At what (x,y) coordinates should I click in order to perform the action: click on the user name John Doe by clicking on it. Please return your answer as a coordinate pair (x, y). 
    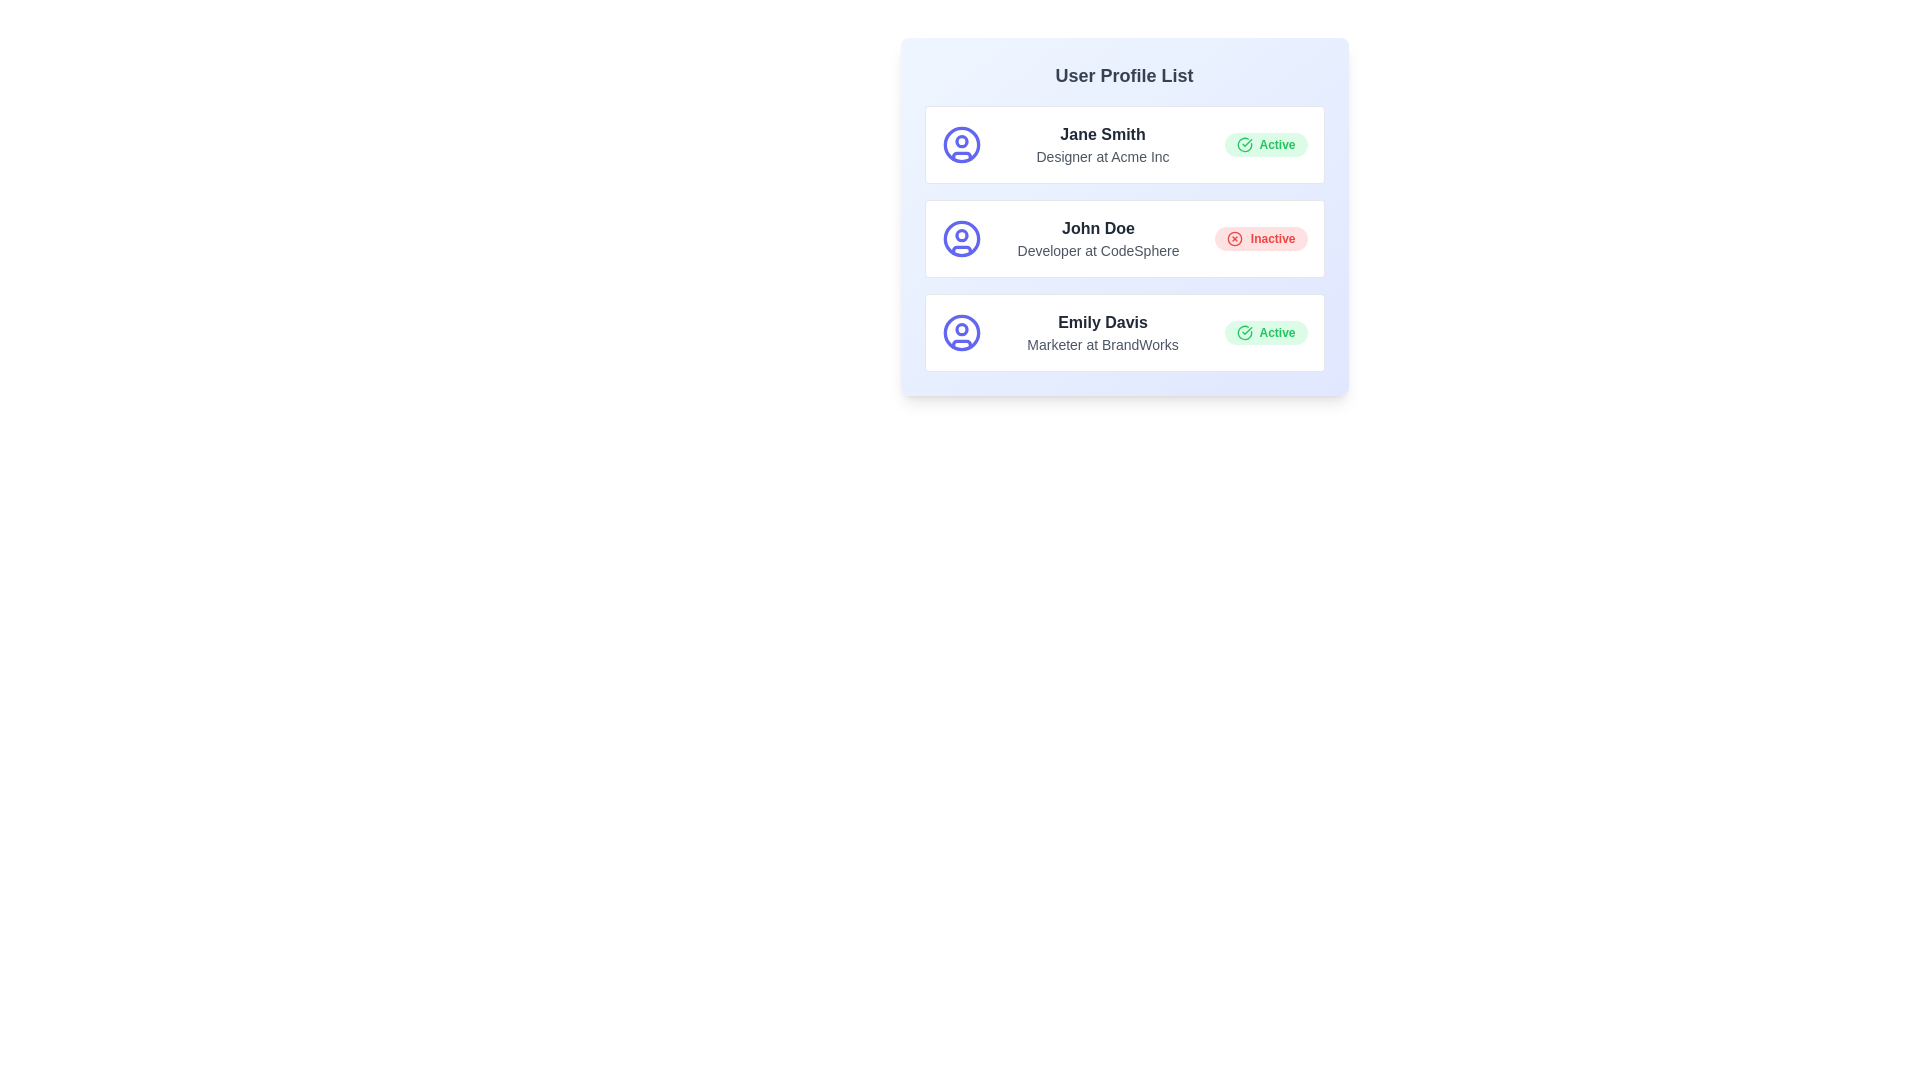
    Looking at the image, I should click on (1097, 227).